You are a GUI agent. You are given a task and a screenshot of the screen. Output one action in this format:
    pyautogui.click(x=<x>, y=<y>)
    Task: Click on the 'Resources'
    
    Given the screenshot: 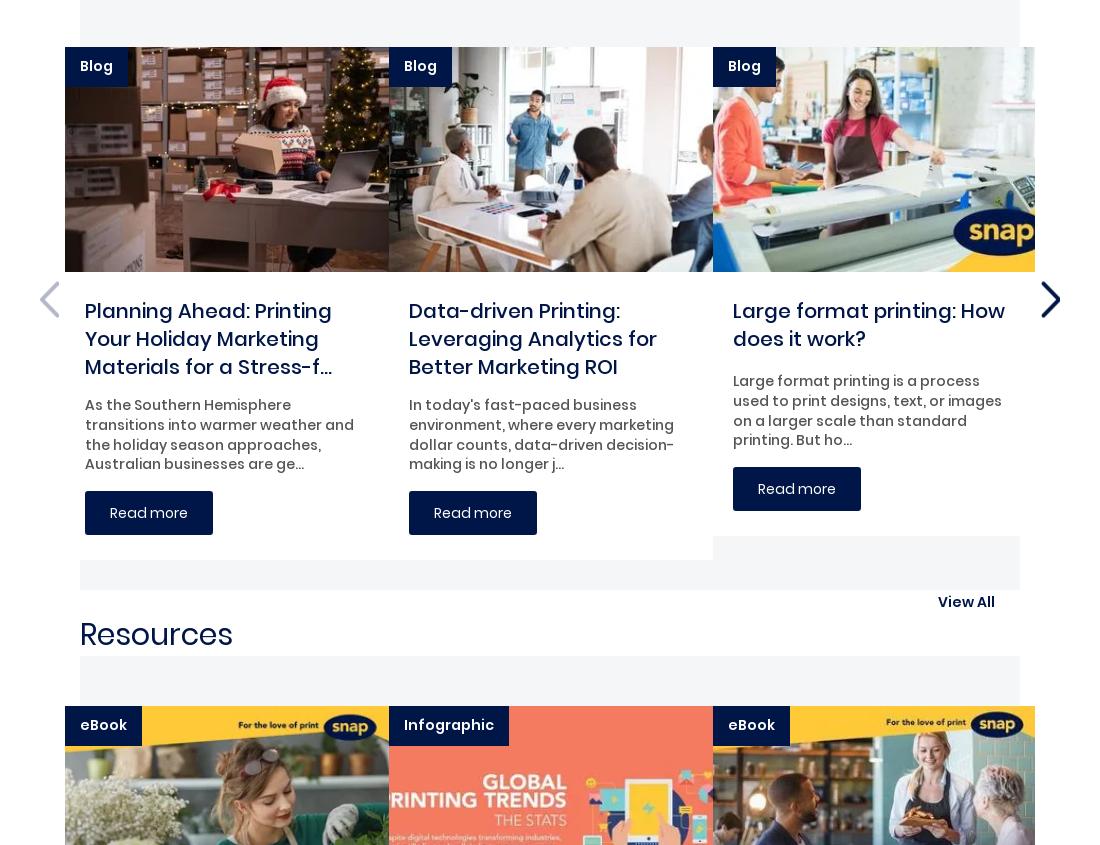 What is the action you would take?
    pyautogui.click(x=79, y=635)
    